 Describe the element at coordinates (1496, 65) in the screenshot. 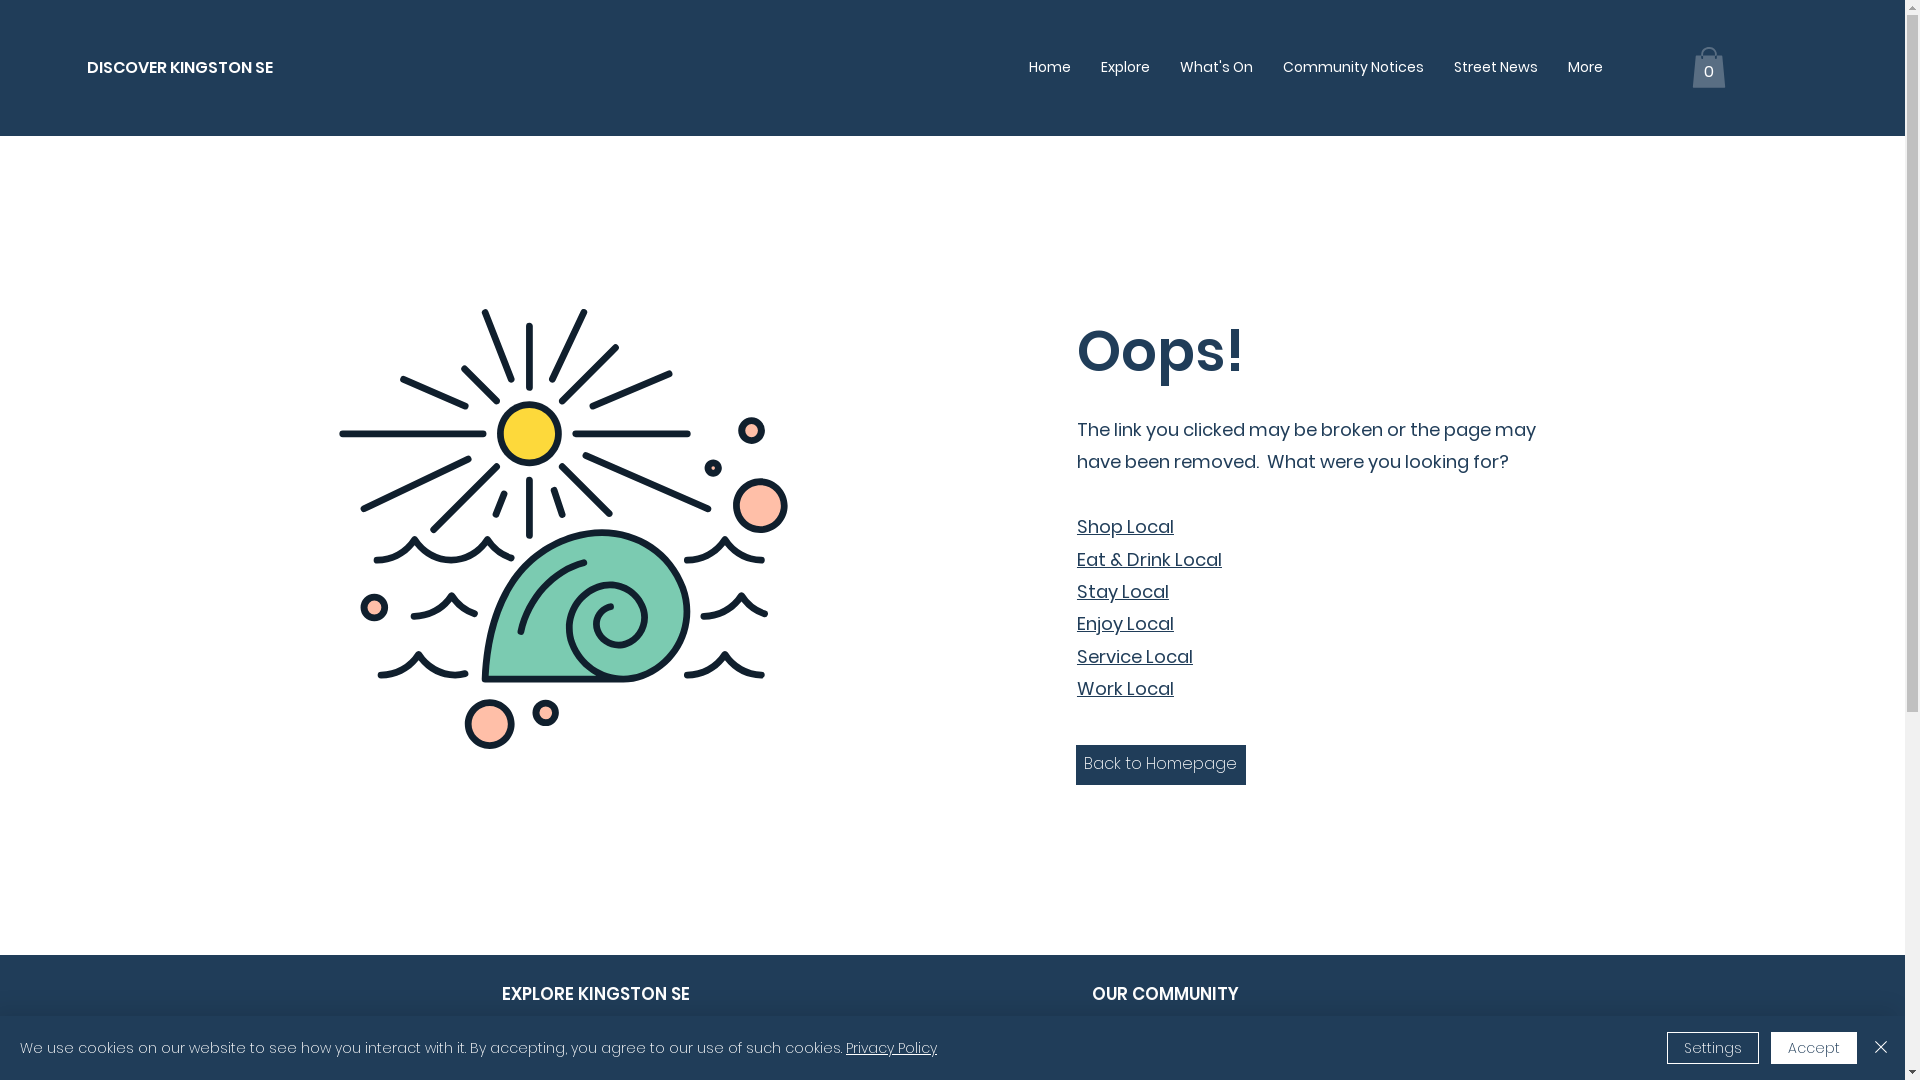

I see `'Street News'` at that location.